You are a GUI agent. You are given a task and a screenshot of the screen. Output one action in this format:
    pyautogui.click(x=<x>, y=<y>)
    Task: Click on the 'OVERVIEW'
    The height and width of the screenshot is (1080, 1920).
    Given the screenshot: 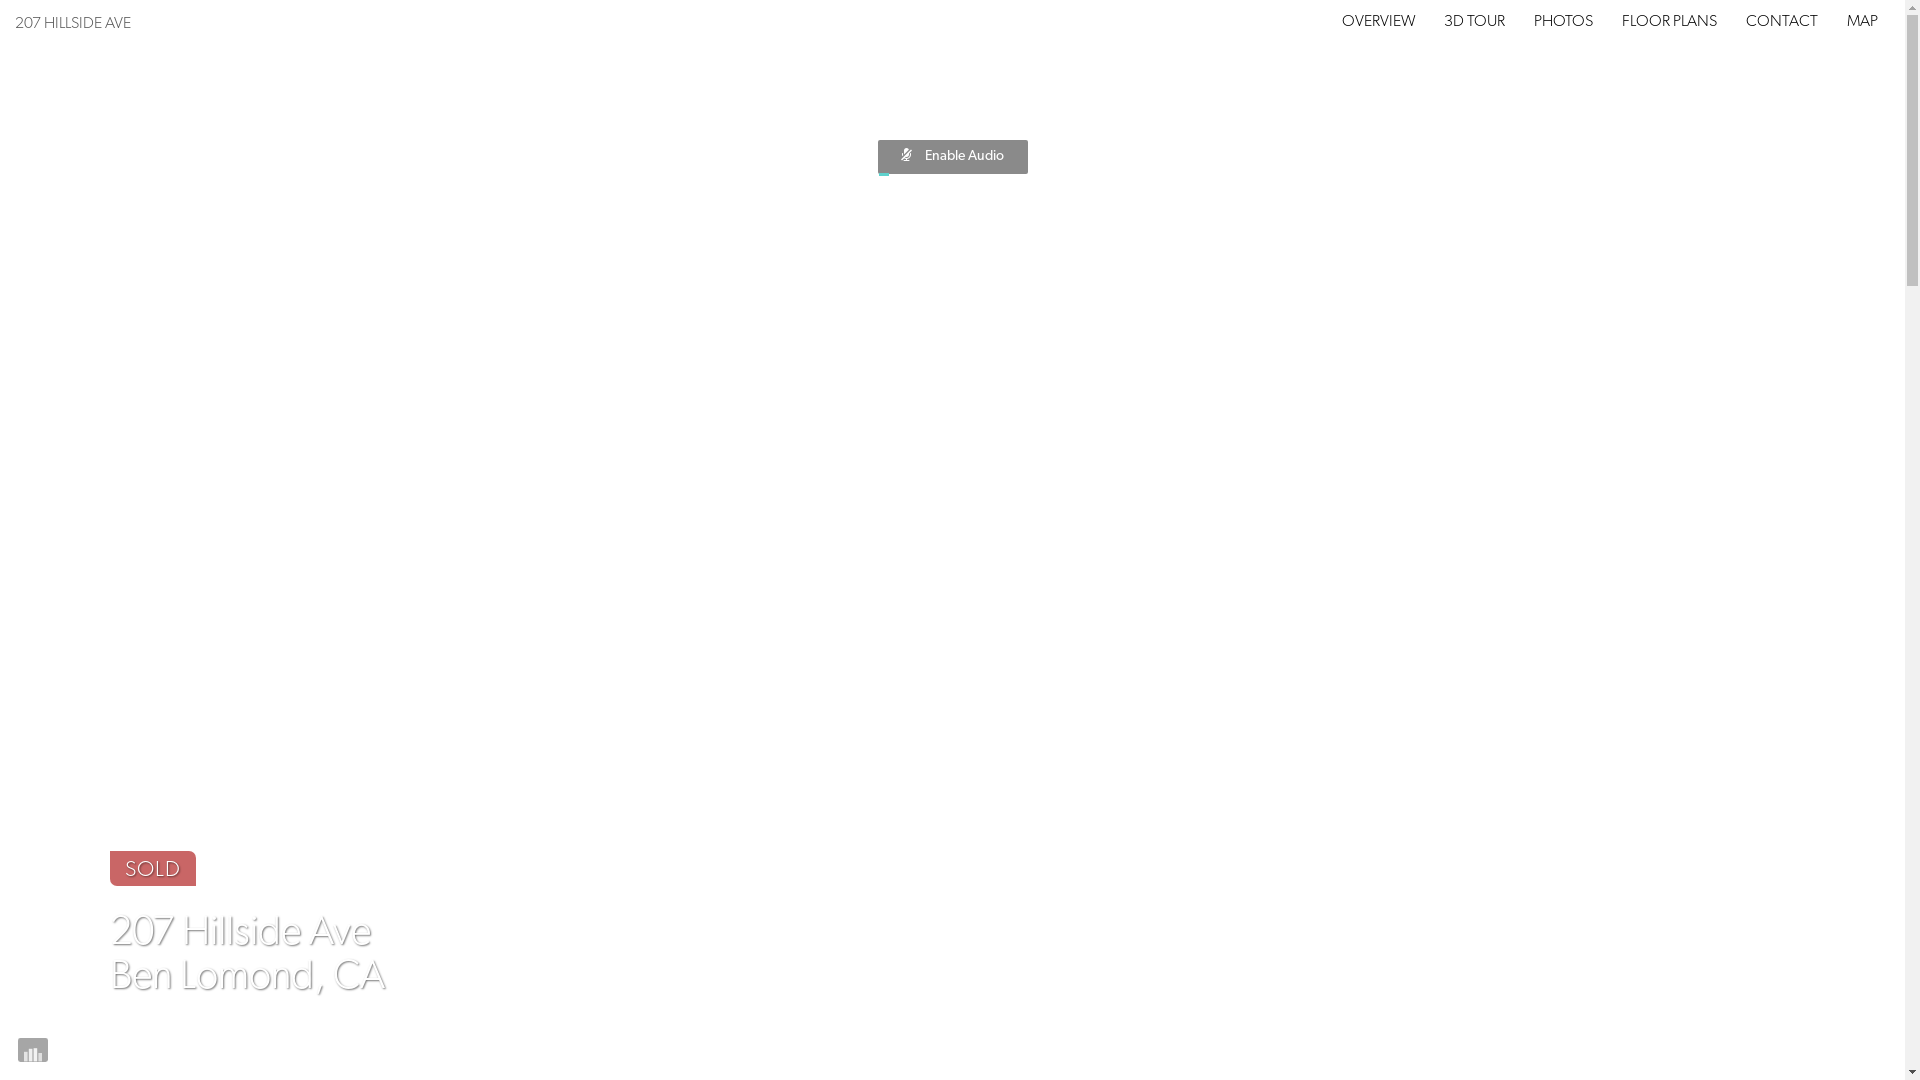 What is the action you would take?
    pyautogui.click(x=1377, y=22)
    